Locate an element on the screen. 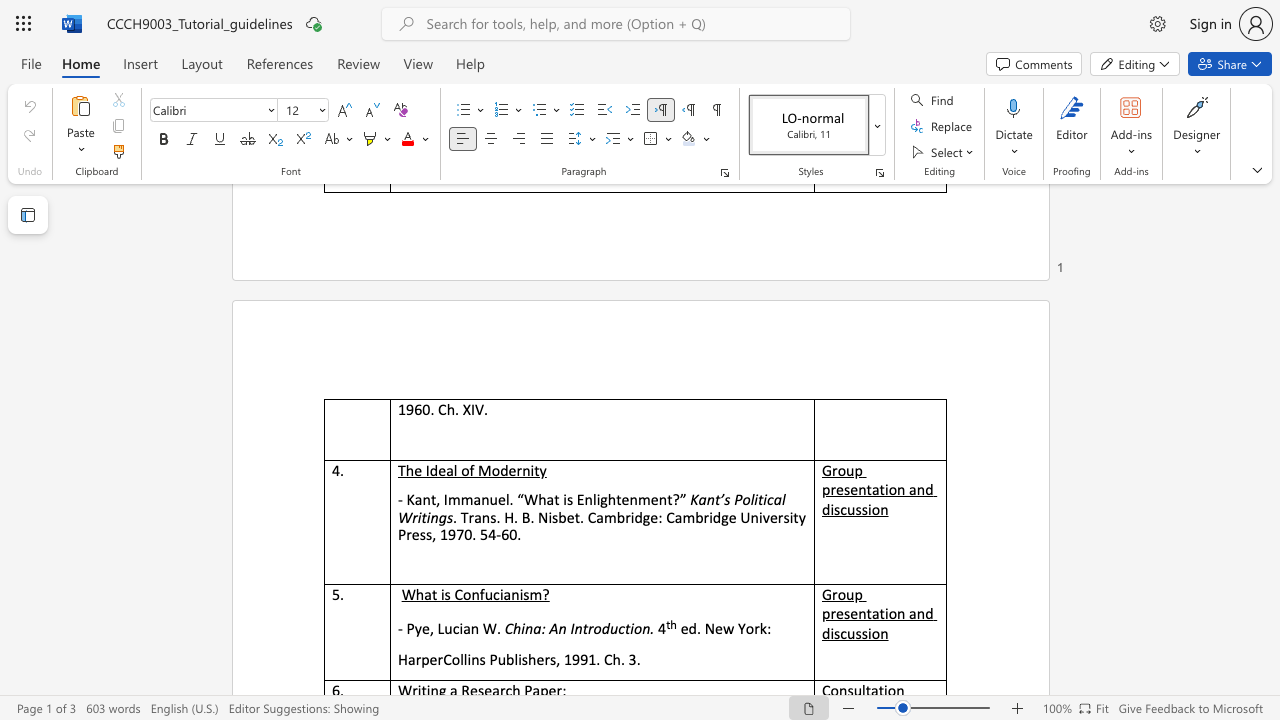 The image size is (1280, 720). the subset text "p presentation and dis" within the text "Group presentation and discussion" is located at coordinates (854, 593).